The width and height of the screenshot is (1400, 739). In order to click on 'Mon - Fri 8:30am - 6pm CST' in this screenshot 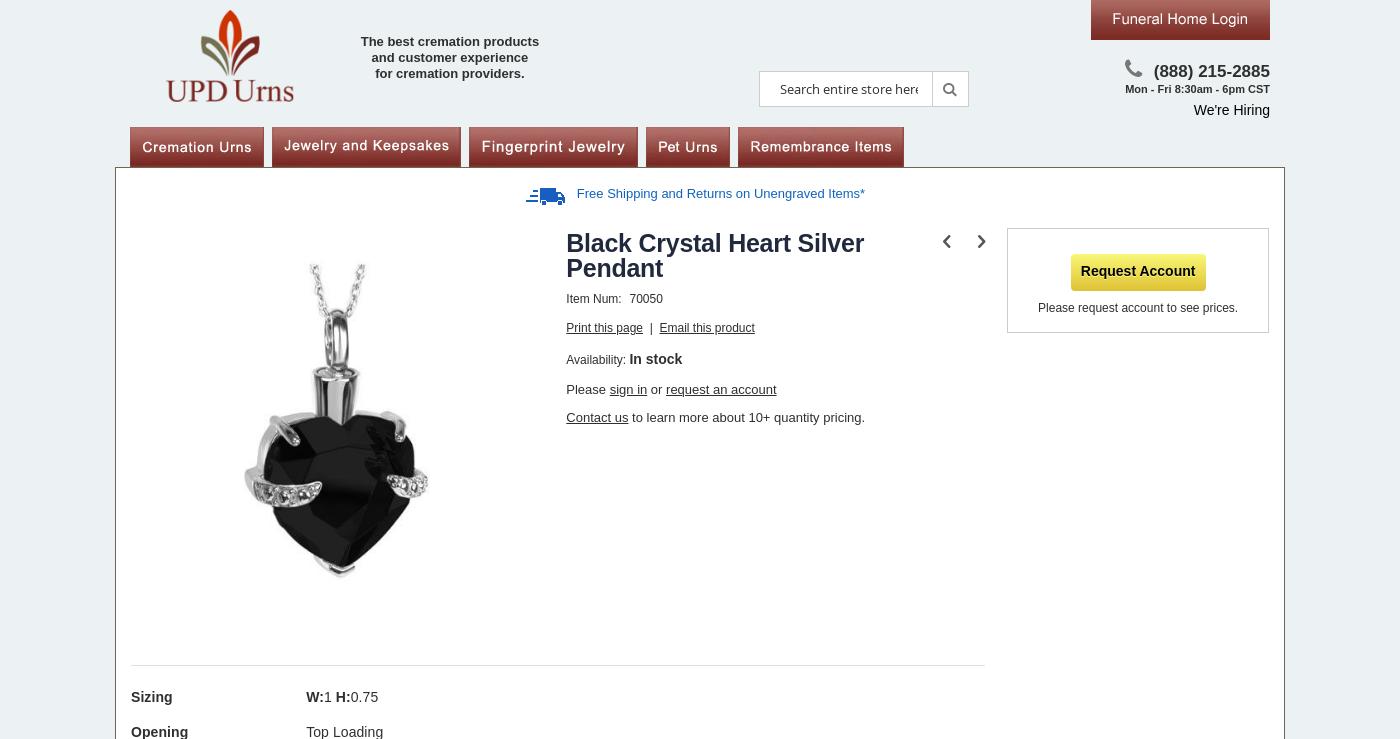, I will do `click(1197, 87)`.